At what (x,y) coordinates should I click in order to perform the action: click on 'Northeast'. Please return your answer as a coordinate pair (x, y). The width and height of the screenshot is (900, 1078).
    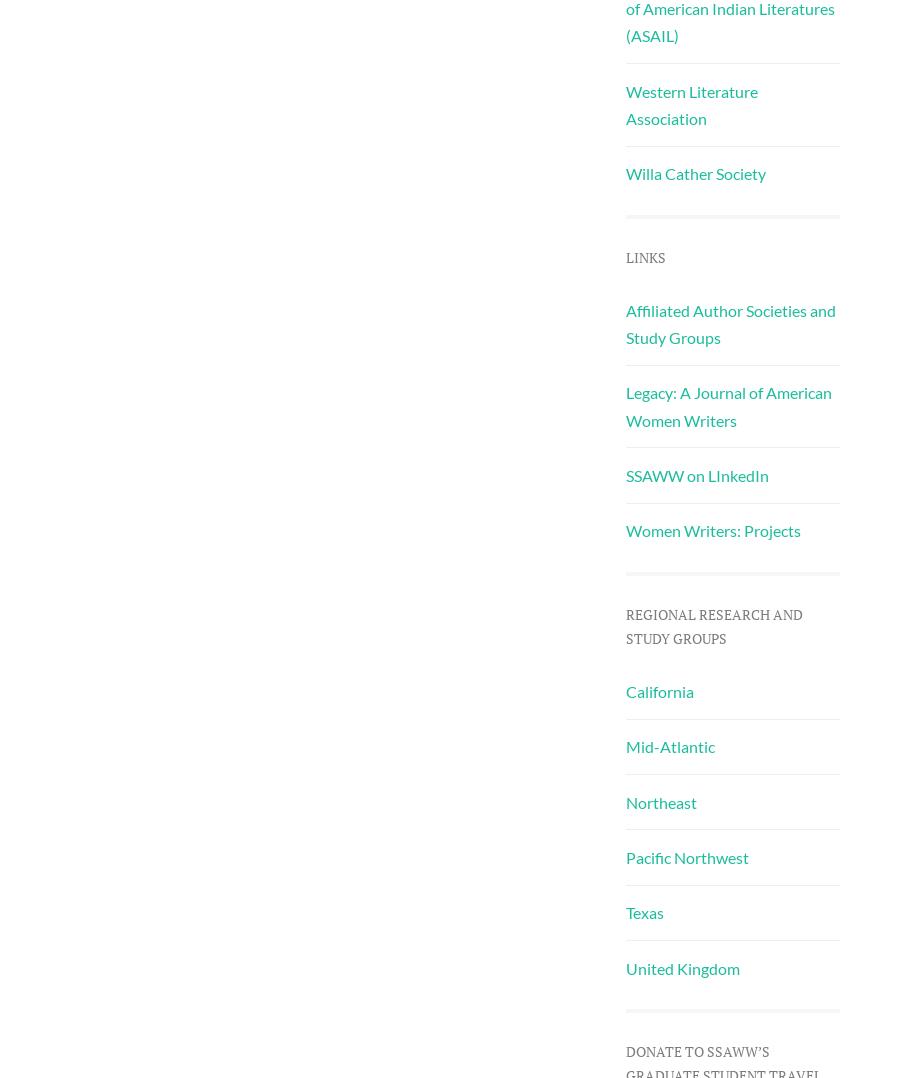
    Looking at the image, I should click on (660, 800).